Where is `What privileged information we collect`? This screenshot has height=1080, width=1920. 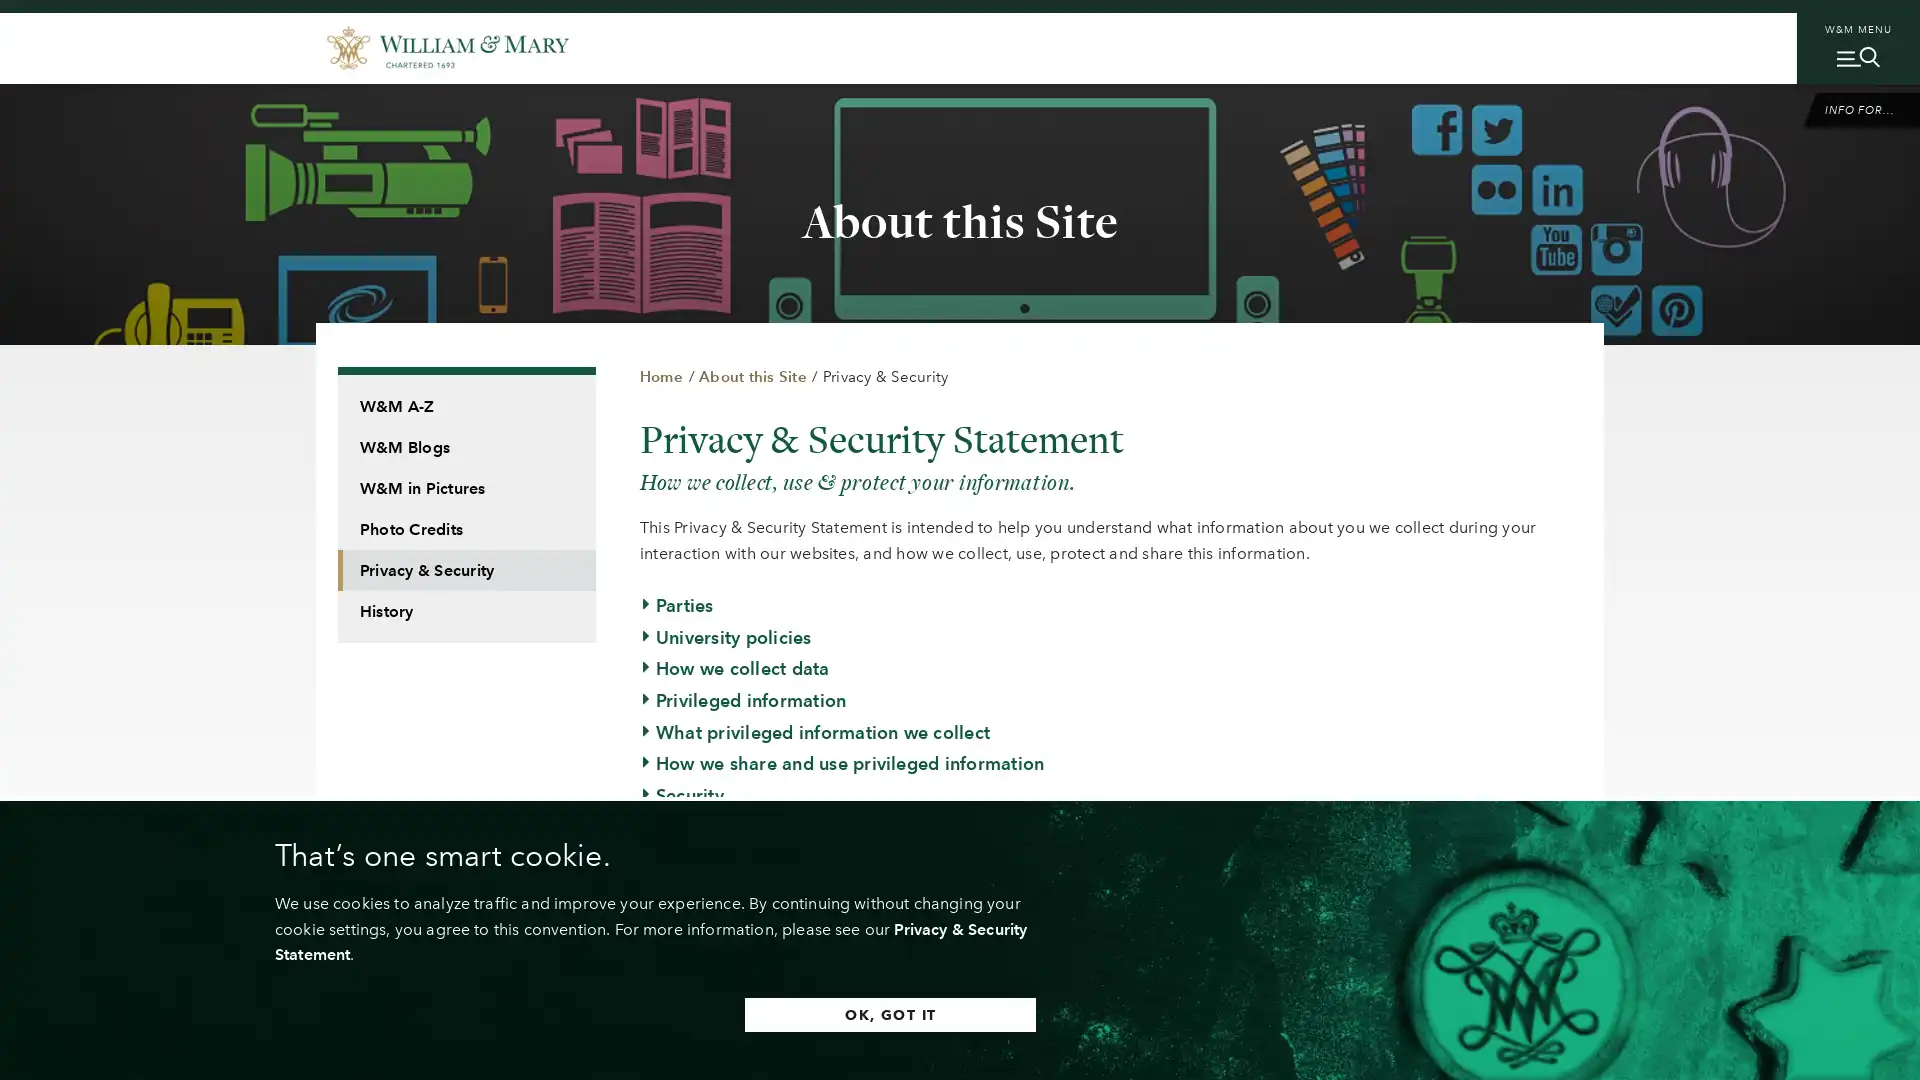 What privileged information we collect is located at coordinates (815, 732).